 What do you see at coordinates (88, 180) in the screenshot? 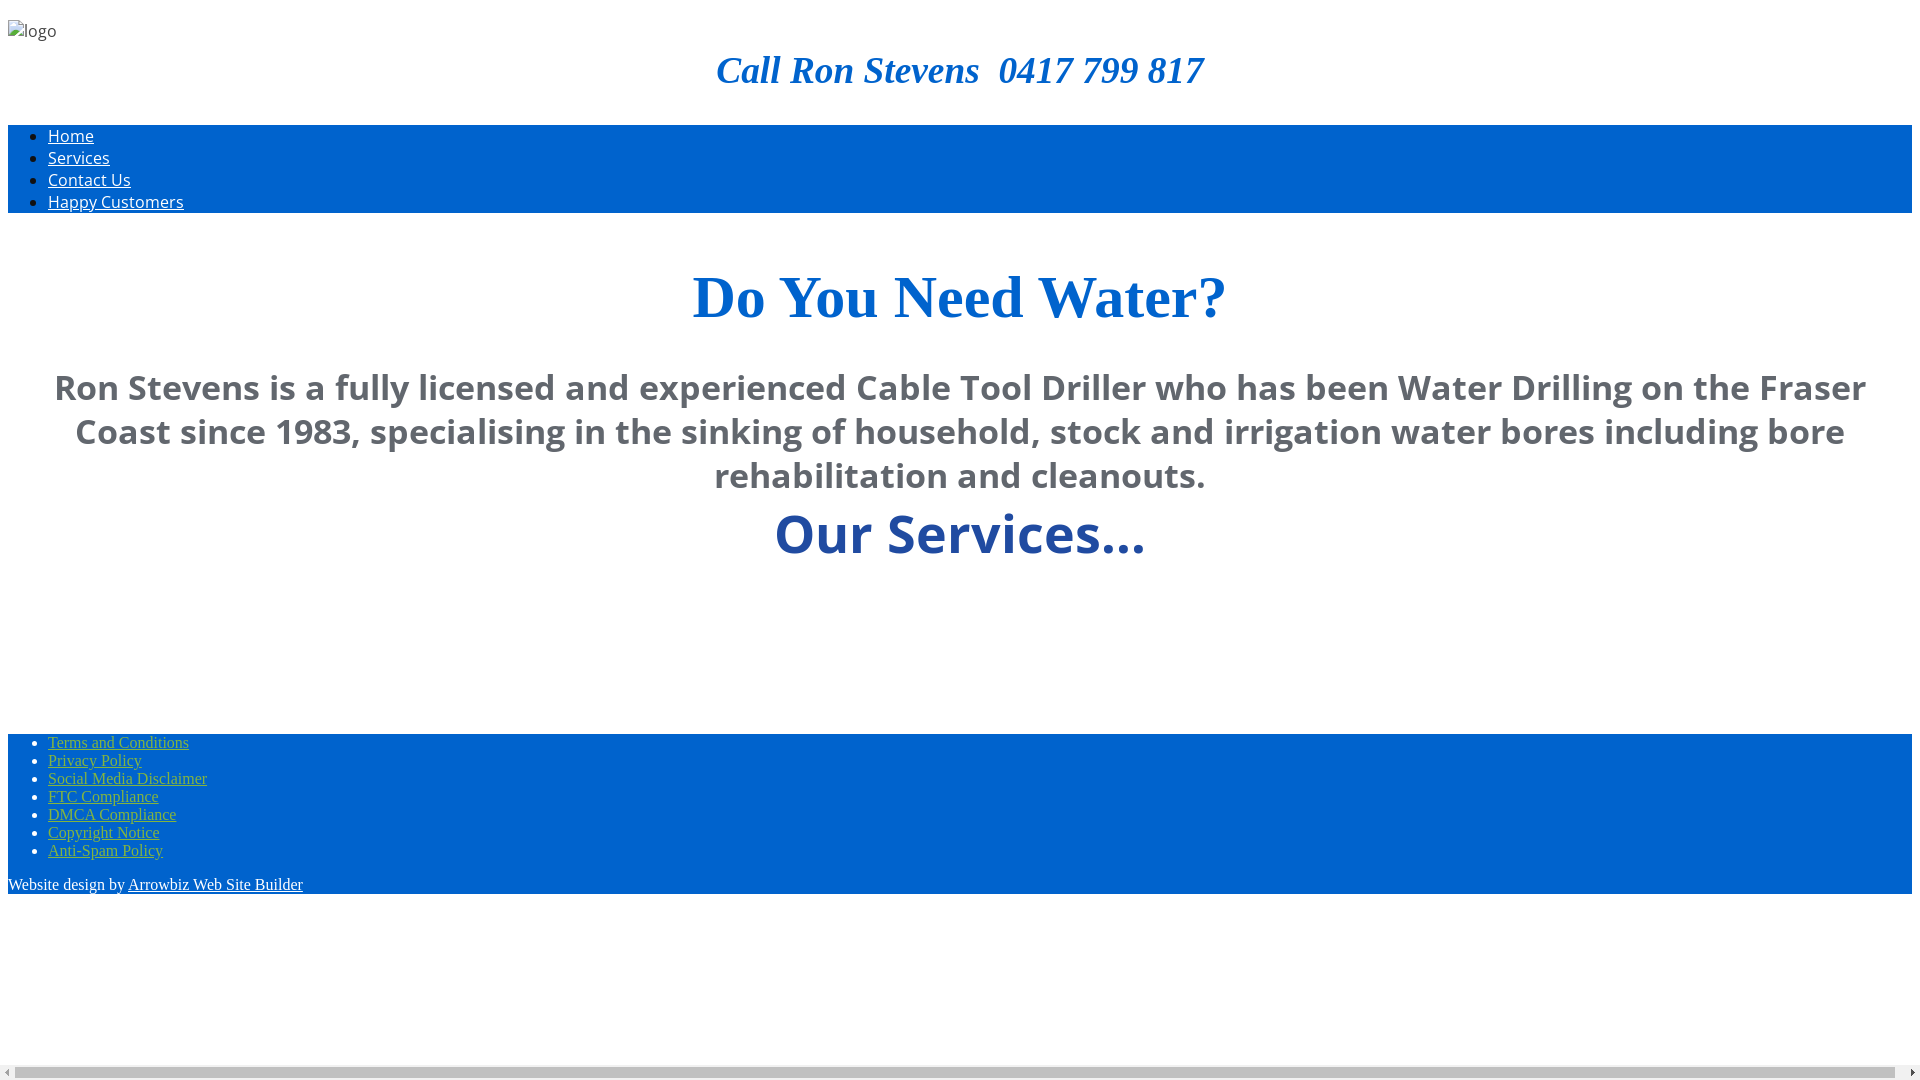
I see `'Contact Us'` at bounding box center [88, 180].